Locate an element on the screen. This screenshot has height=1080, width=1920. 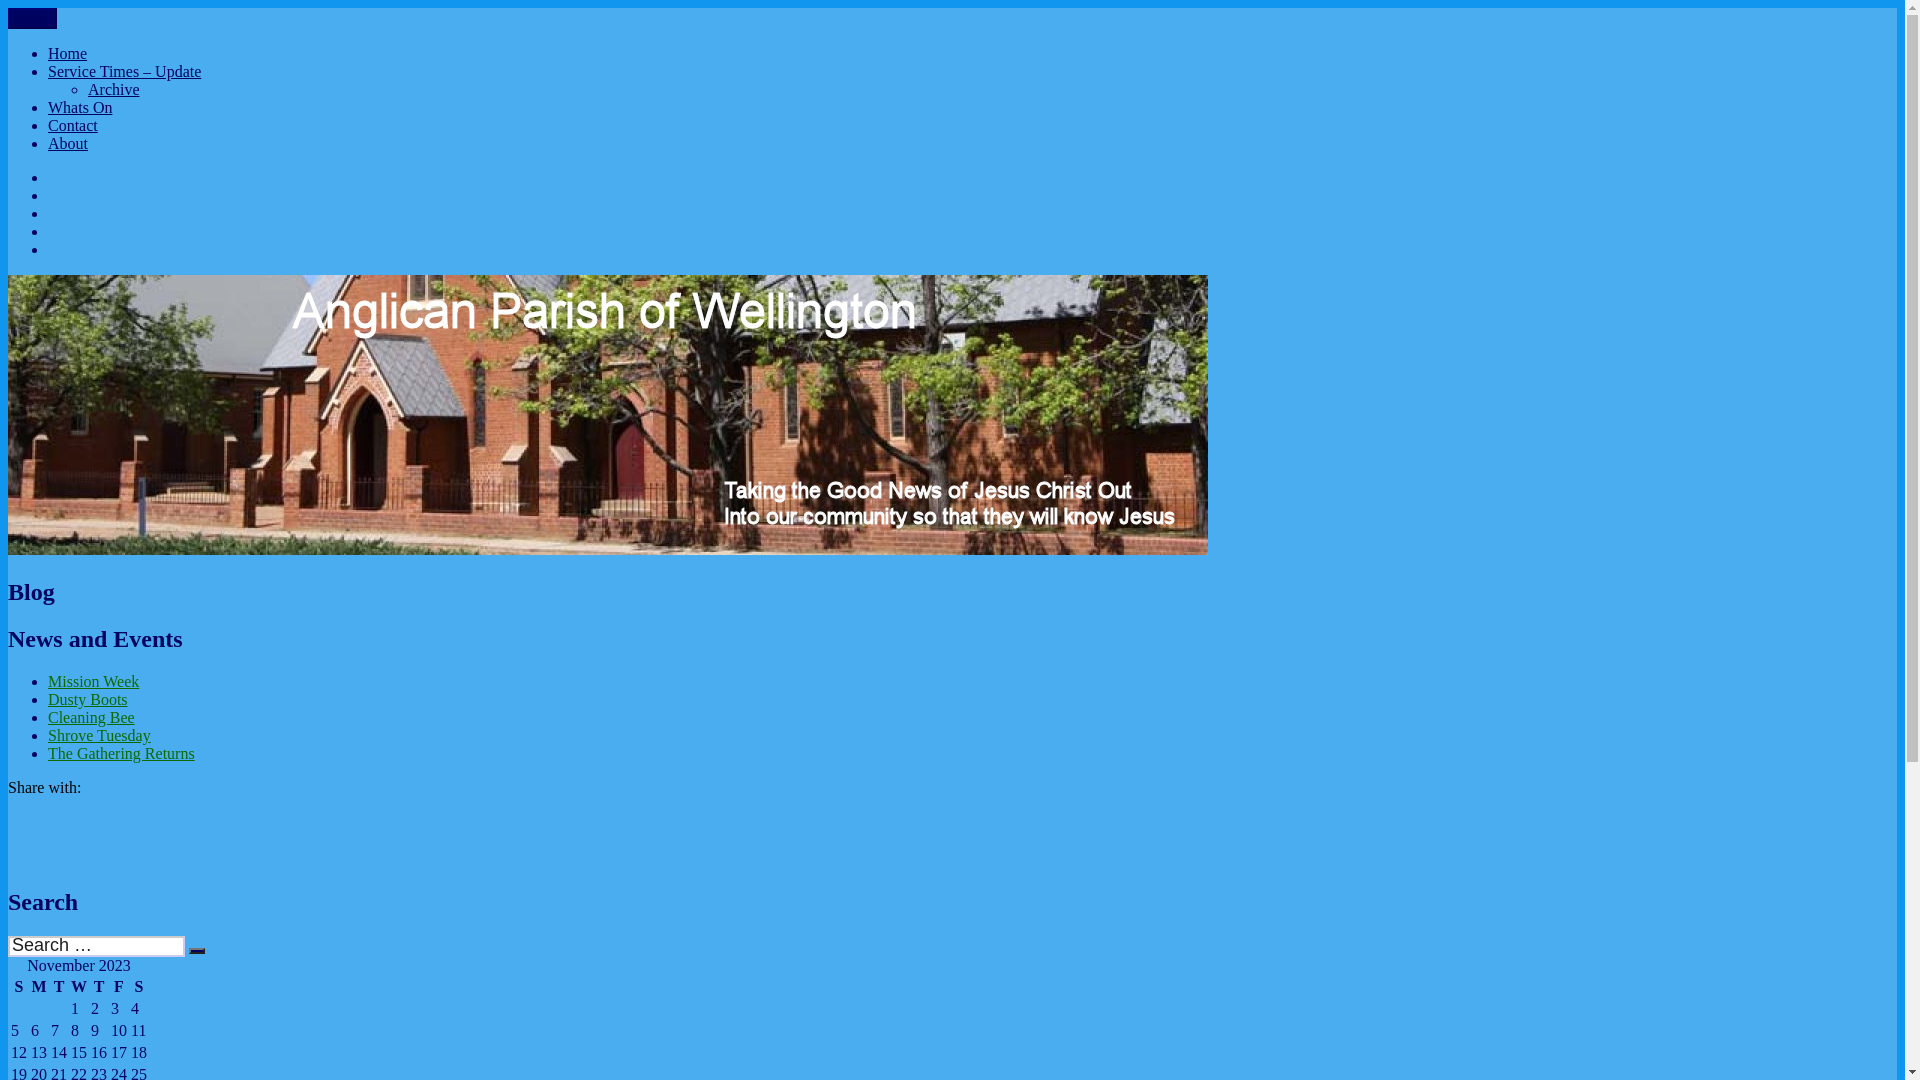
'Mission Week' is located at coordinates (48, 680).